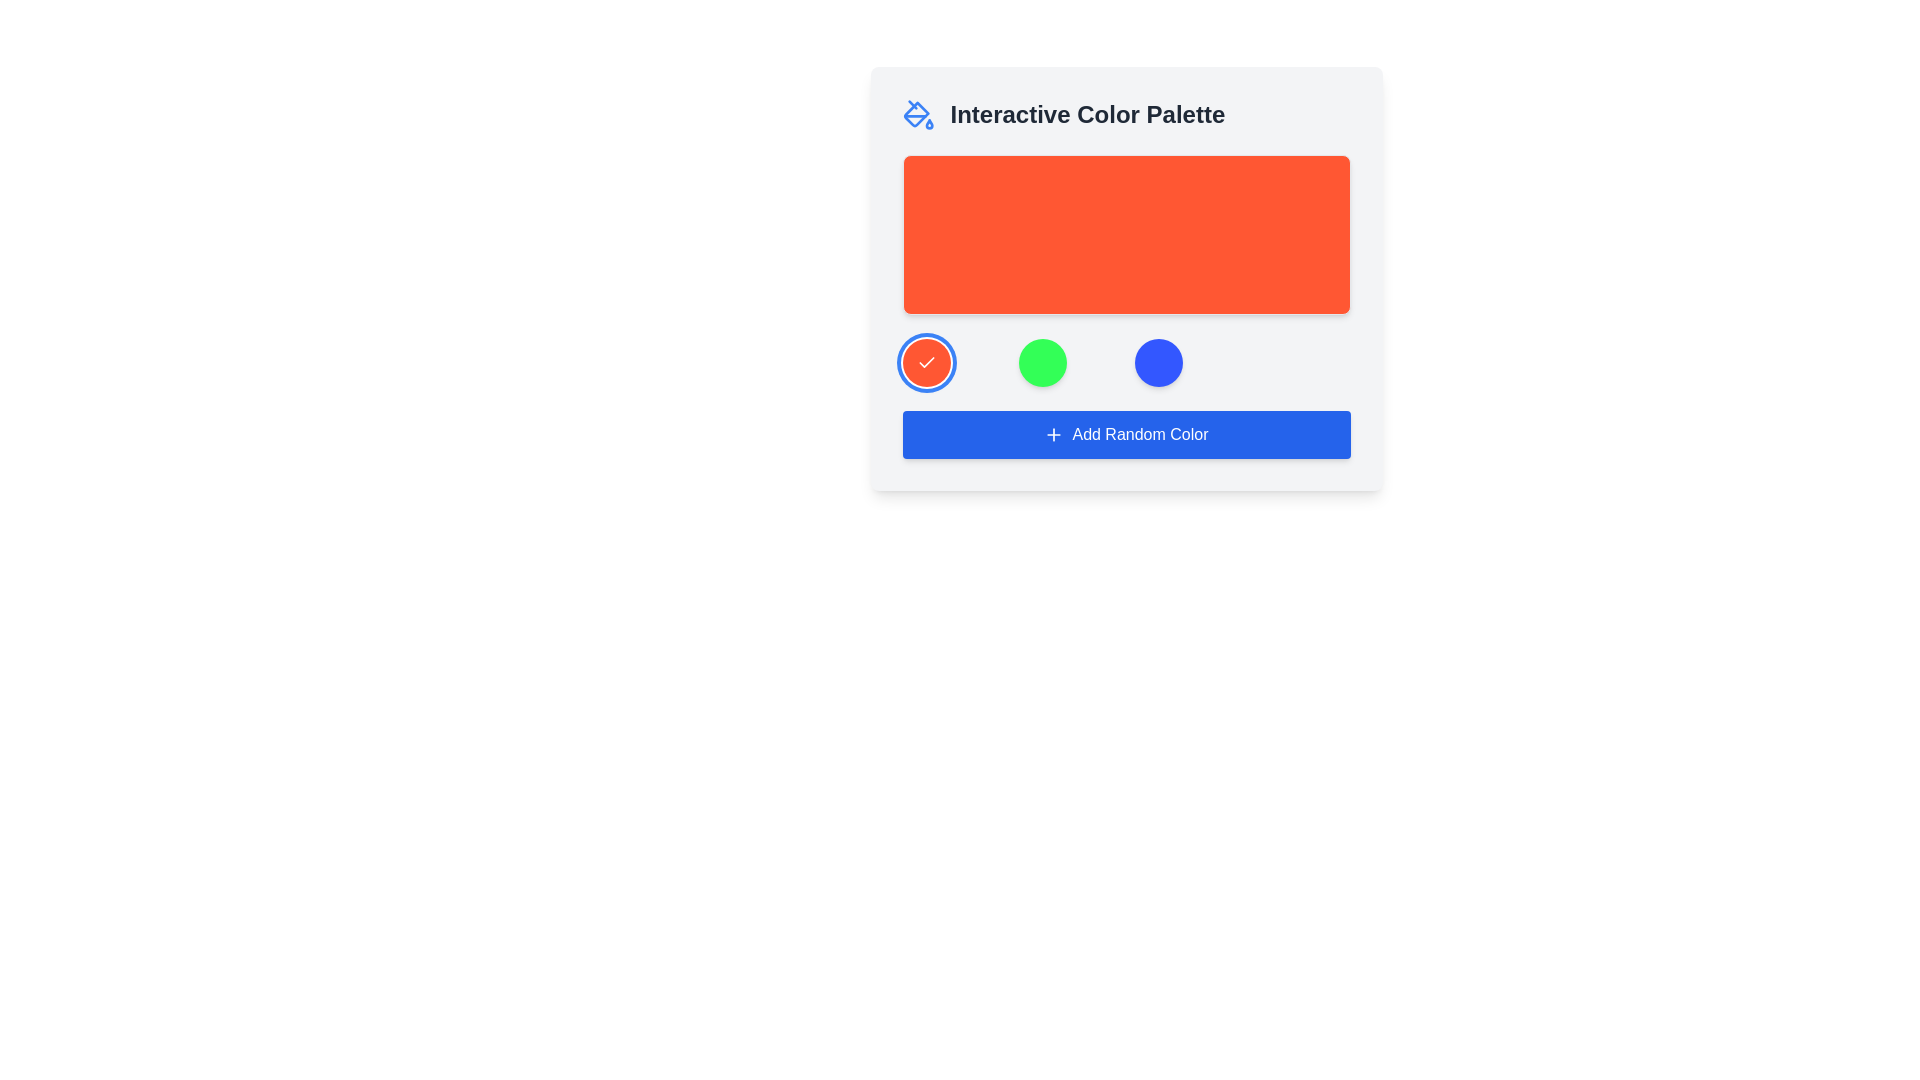  Describe the element at coordinates (1158, 362) in the screenshot. I see `the circular blue button, which is the third element in a grid of four buttons` at that location.